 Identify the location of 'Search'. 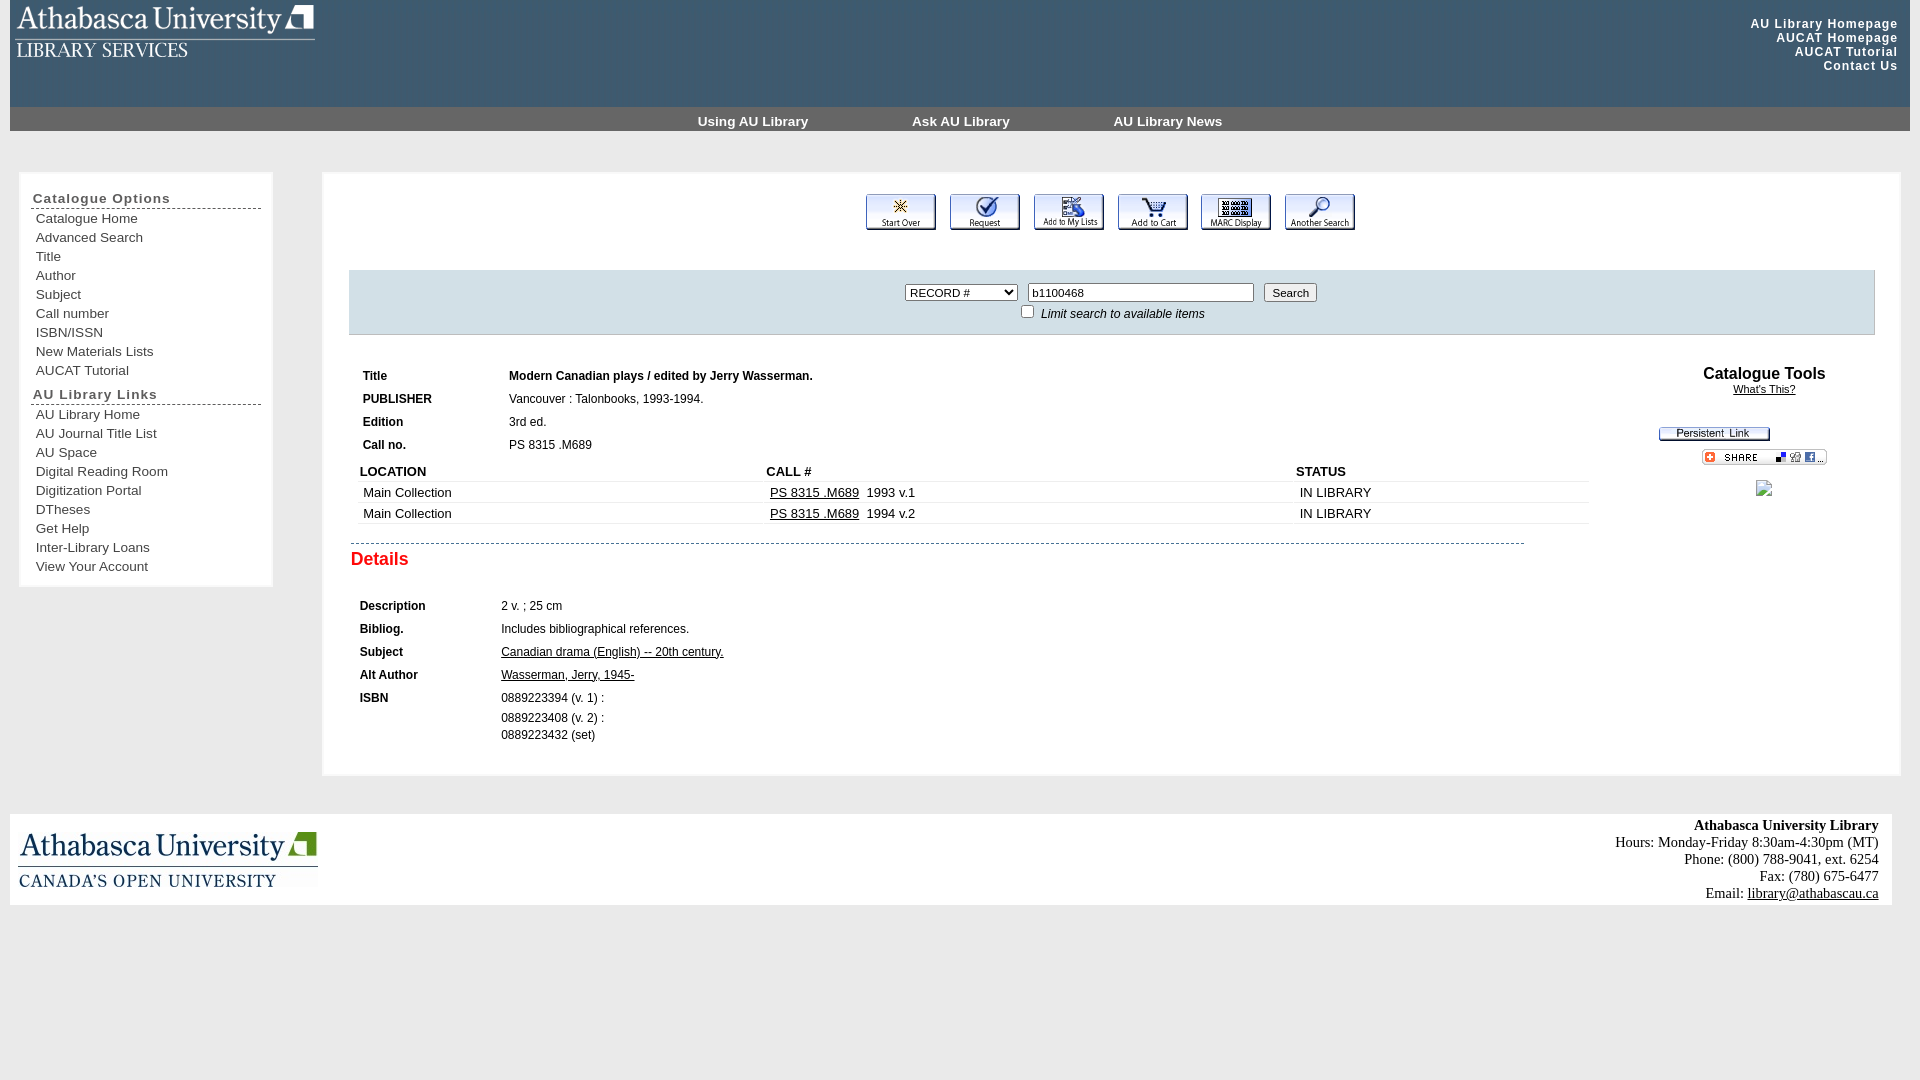
(1290, 292).